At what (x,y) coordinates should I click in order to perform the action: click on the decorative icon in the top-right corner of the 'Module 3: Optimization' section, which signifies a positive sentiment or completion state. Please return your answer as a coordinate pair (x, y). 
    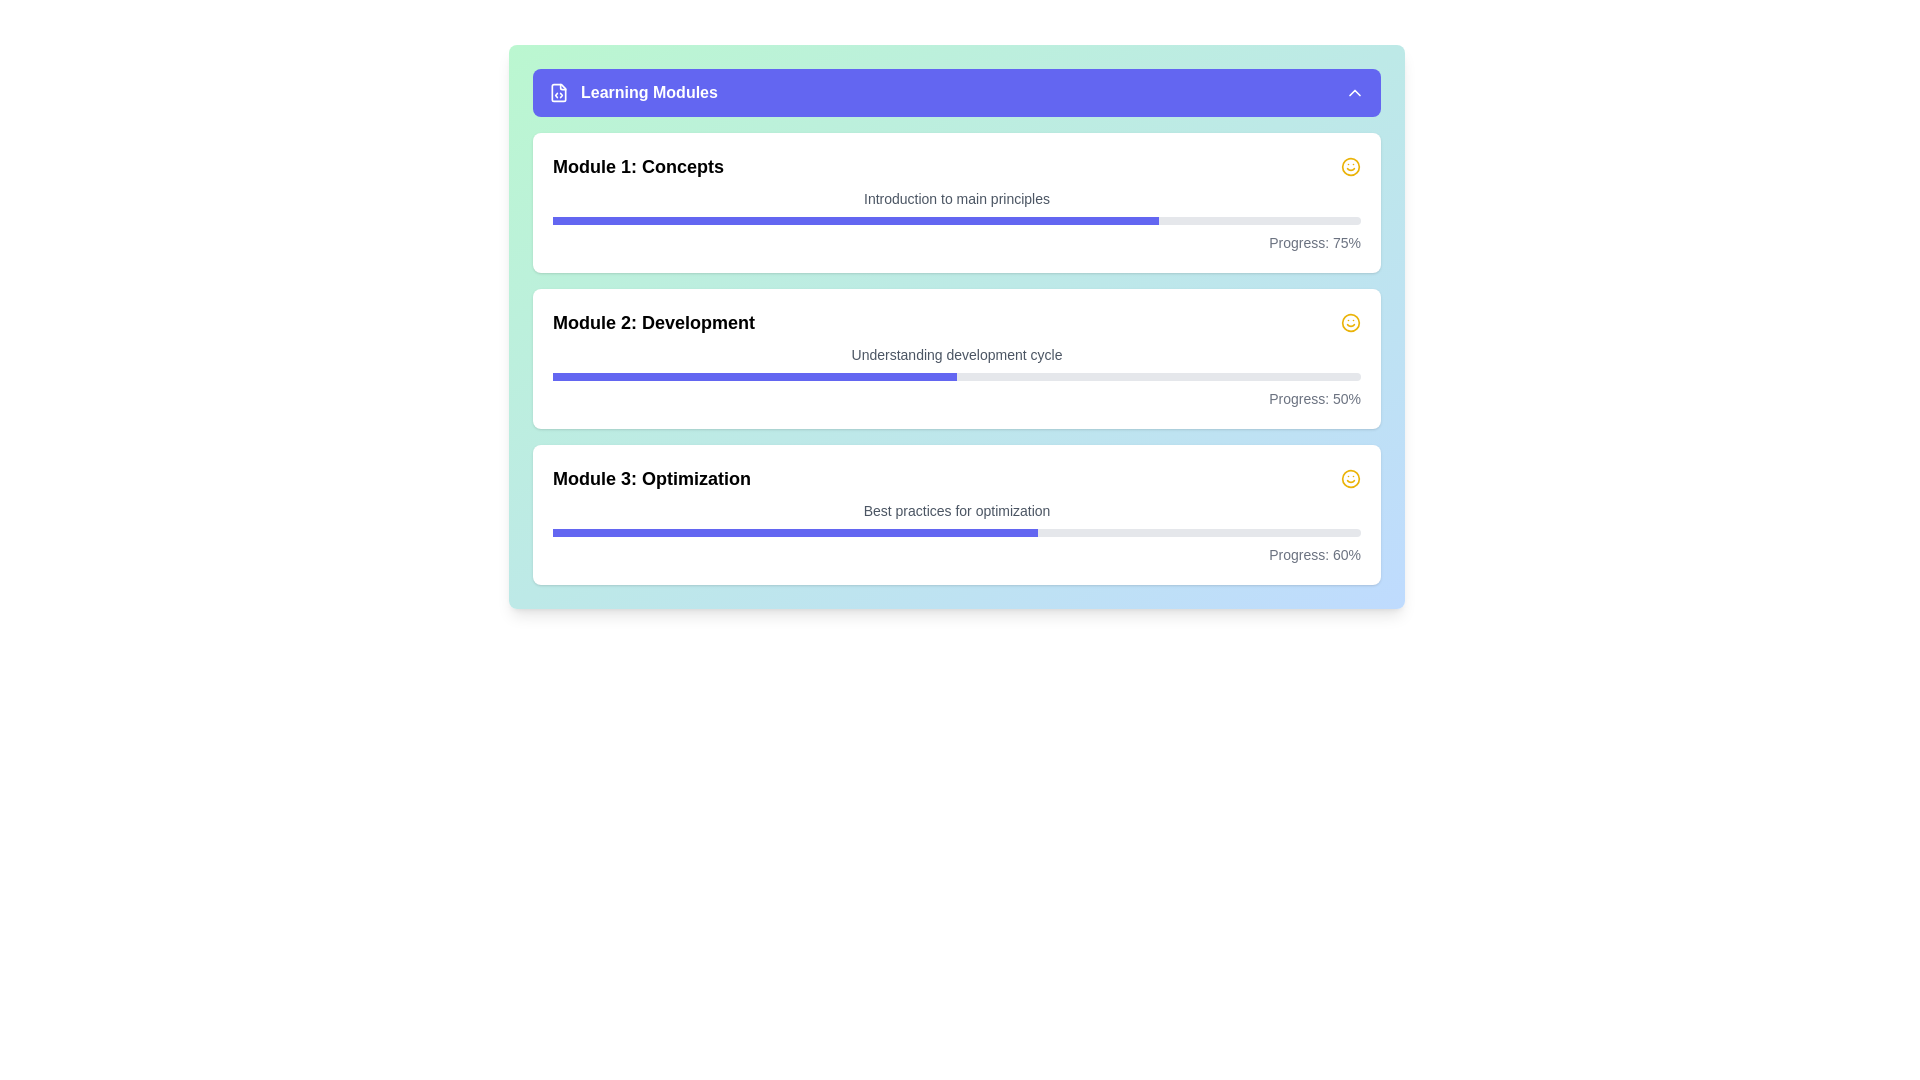
    Looking at the image, I should click on (1350, 478).